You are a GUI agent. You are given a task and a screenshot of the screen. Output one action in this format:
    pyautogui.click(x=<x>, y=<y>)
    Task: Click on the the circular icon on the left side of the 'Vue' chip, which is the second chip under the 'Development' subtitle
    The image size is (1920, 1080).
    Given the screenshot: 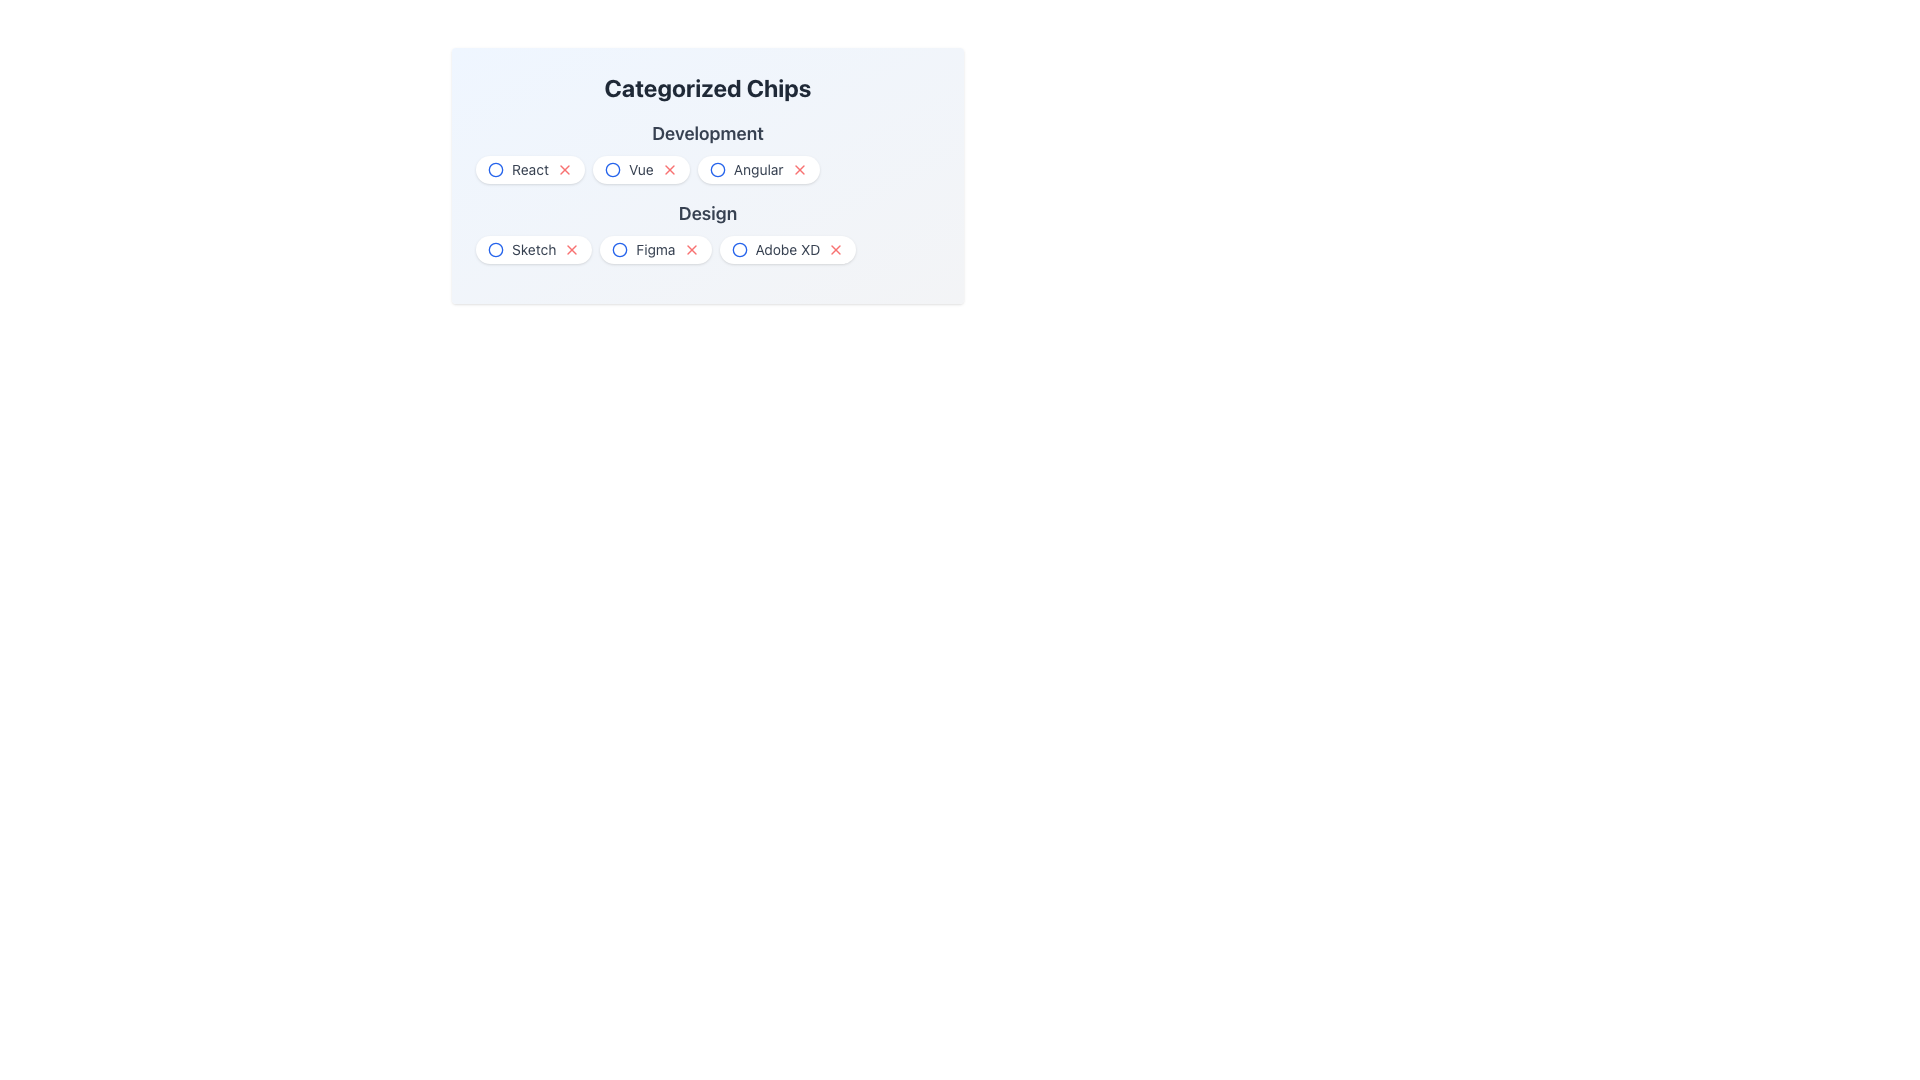 What is the action you would take?
    pyautogui.click(x=612, y=168)
    